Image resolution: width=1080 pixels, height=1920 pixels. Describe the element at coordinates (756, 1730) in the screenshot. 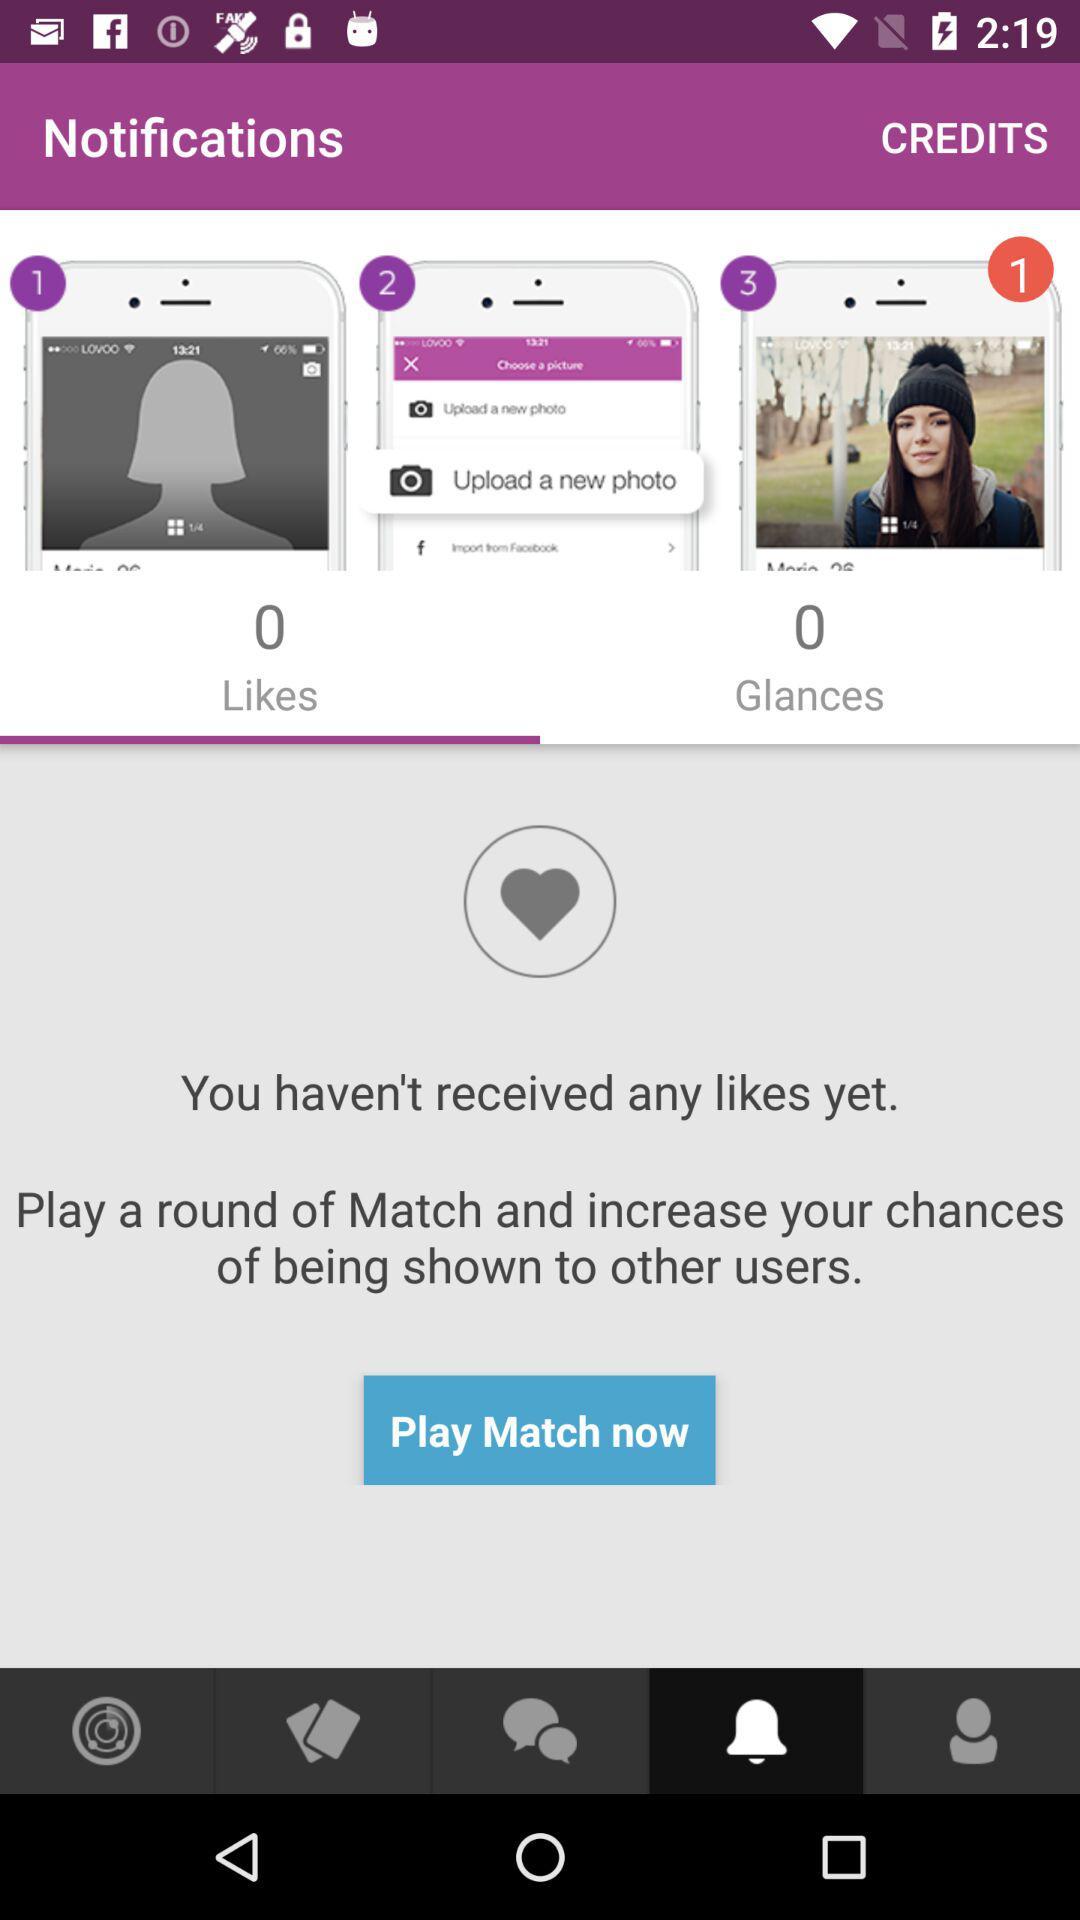

I see `alert informations button` at that location.